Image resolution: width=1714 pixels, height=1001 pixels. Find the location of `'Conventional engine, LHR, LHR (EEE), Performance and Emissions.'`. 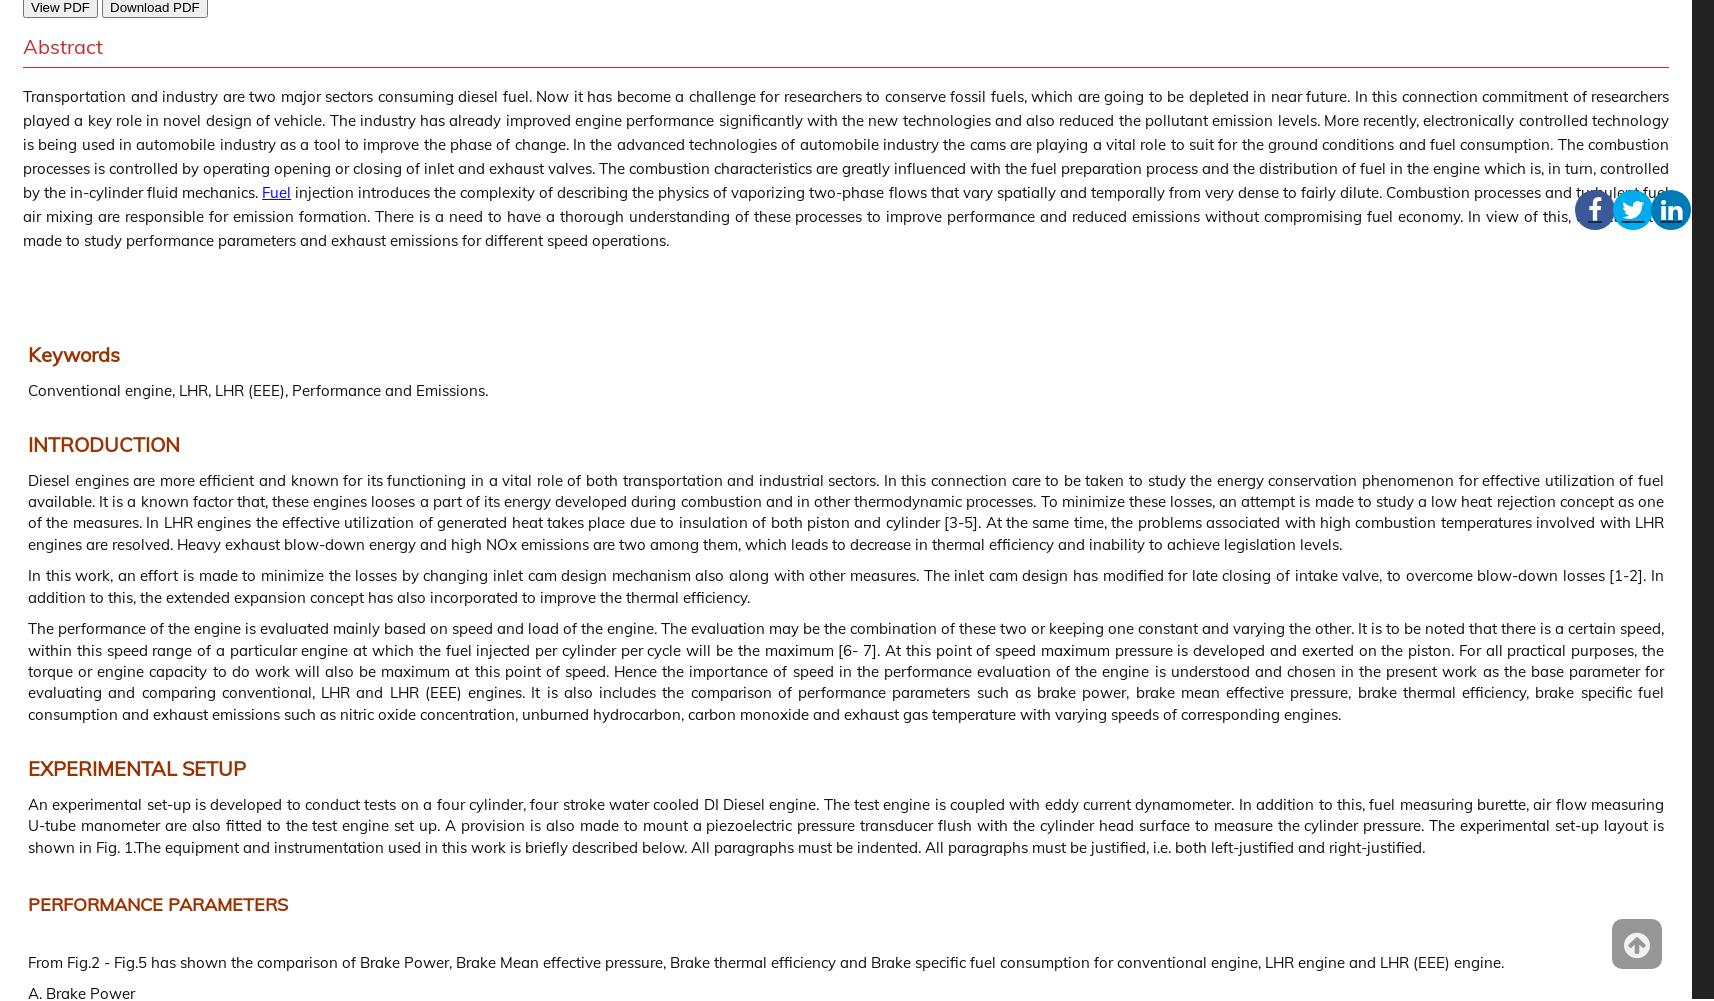

'Conventional engine, LHR, LHR (EEE), Performance and Emissions.' is located at coordinates (257, 388).